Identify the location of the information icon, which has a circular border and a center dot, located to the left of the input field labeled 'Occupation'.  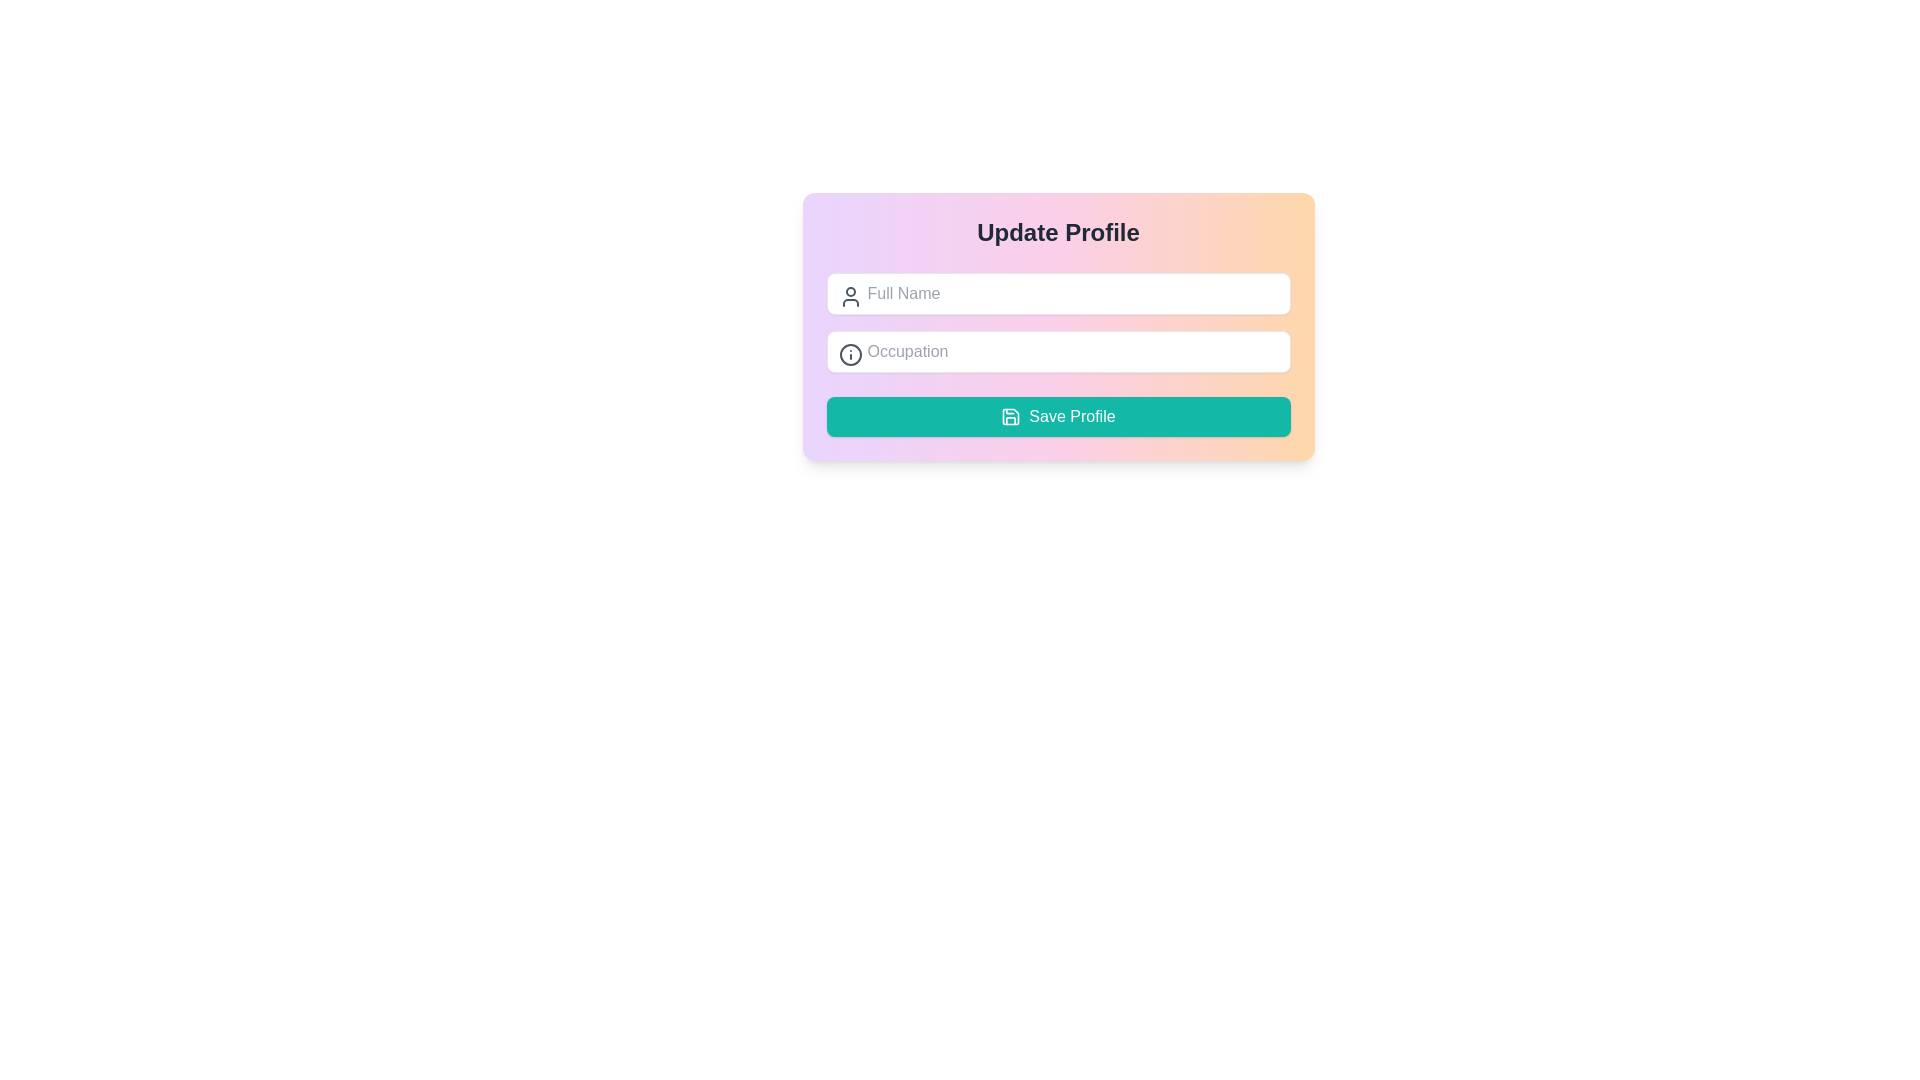
(850, 353).